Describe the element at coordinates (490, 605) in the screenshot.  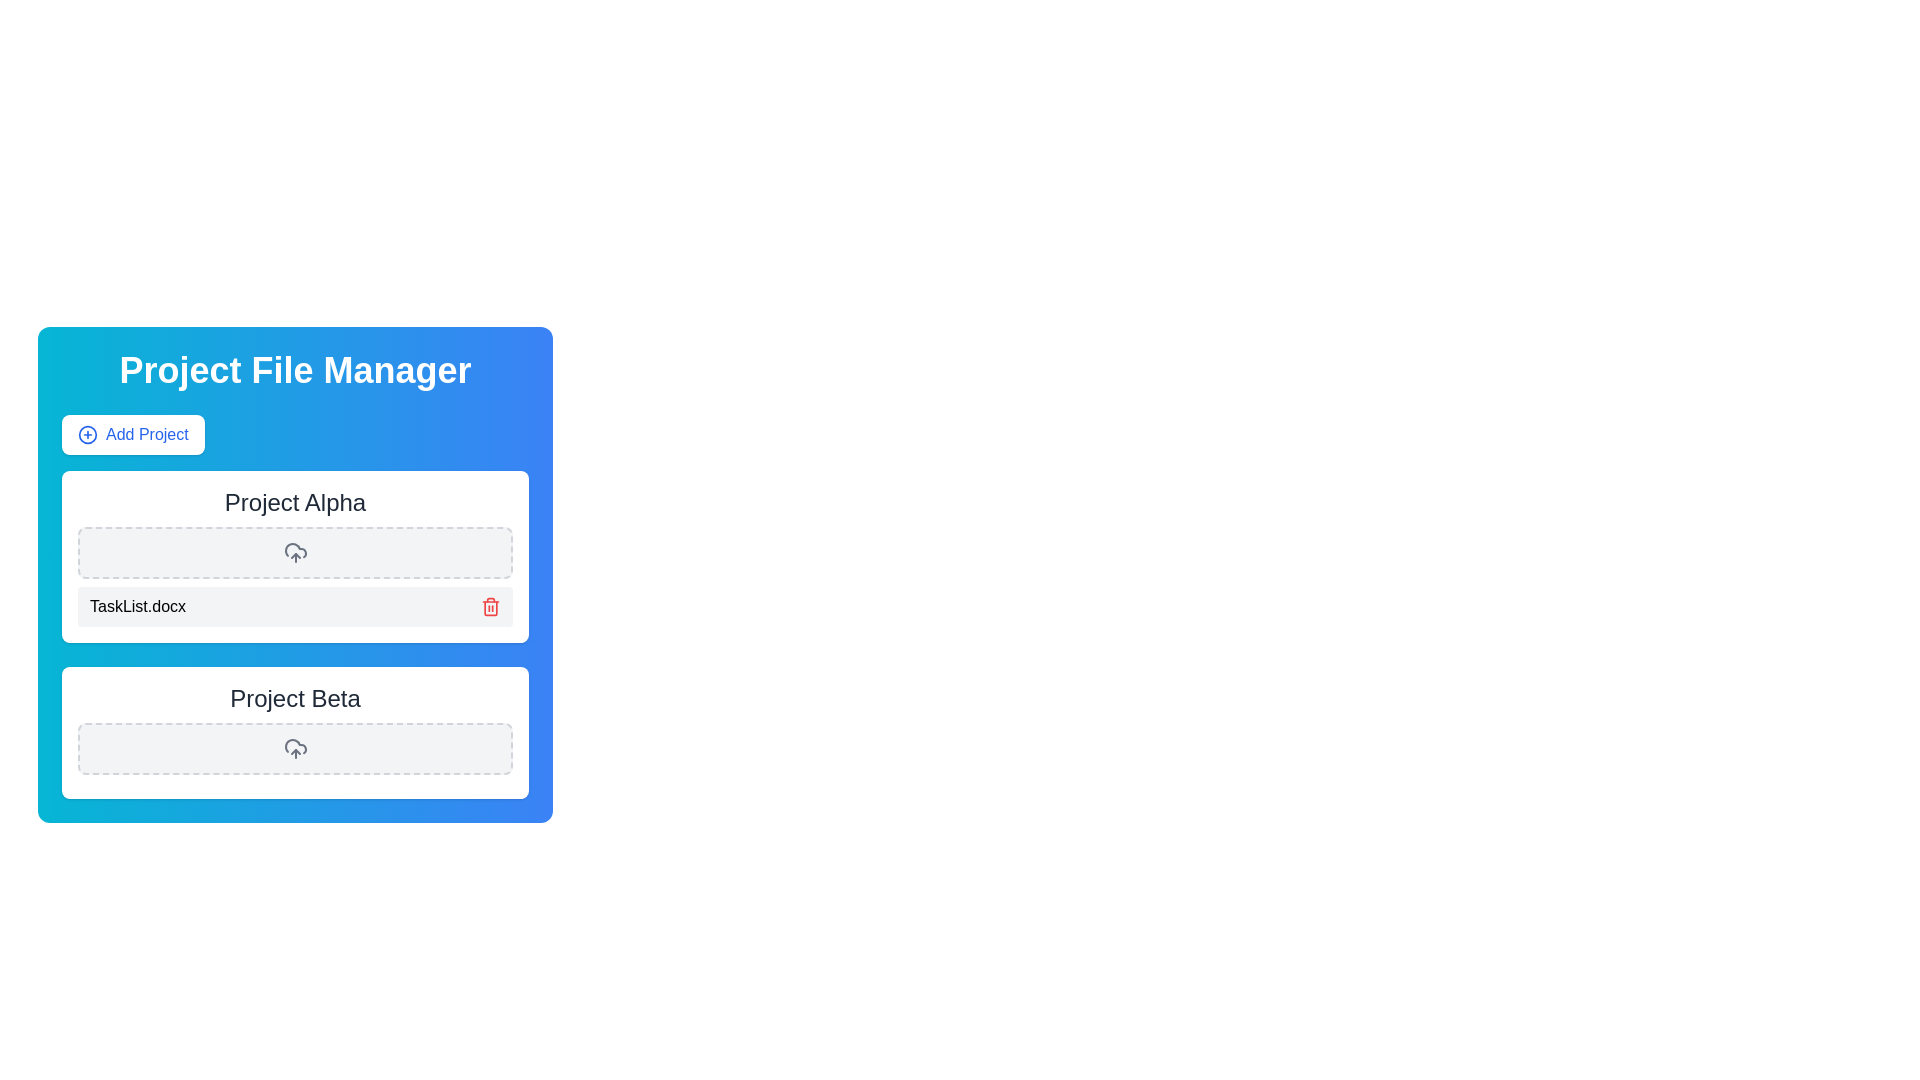
I see `the delete button located at the bottom right corner adjacent to 'TaskList.docx' to observe the hover effect` at that location.